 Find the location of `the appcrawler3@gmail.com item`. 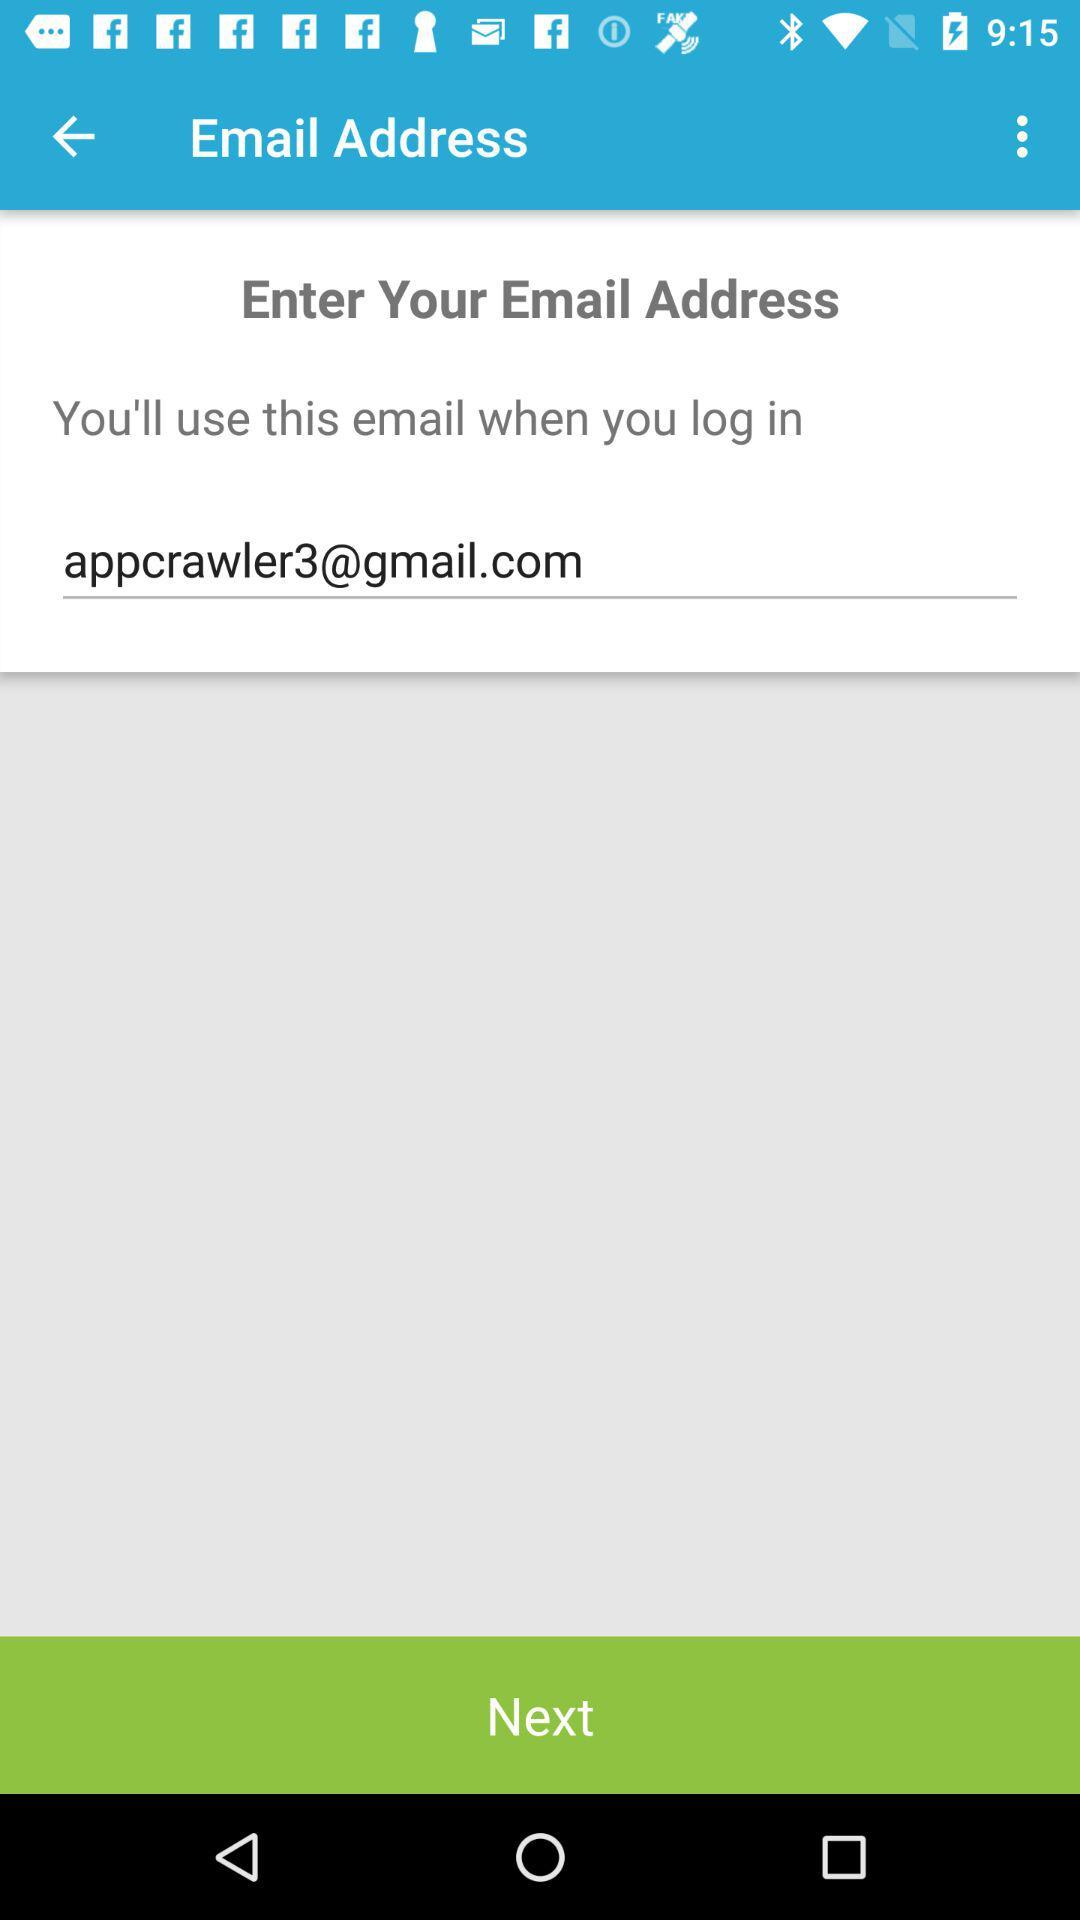

the appcrawler3@gmail.com item is located at coordinates (540, 560).